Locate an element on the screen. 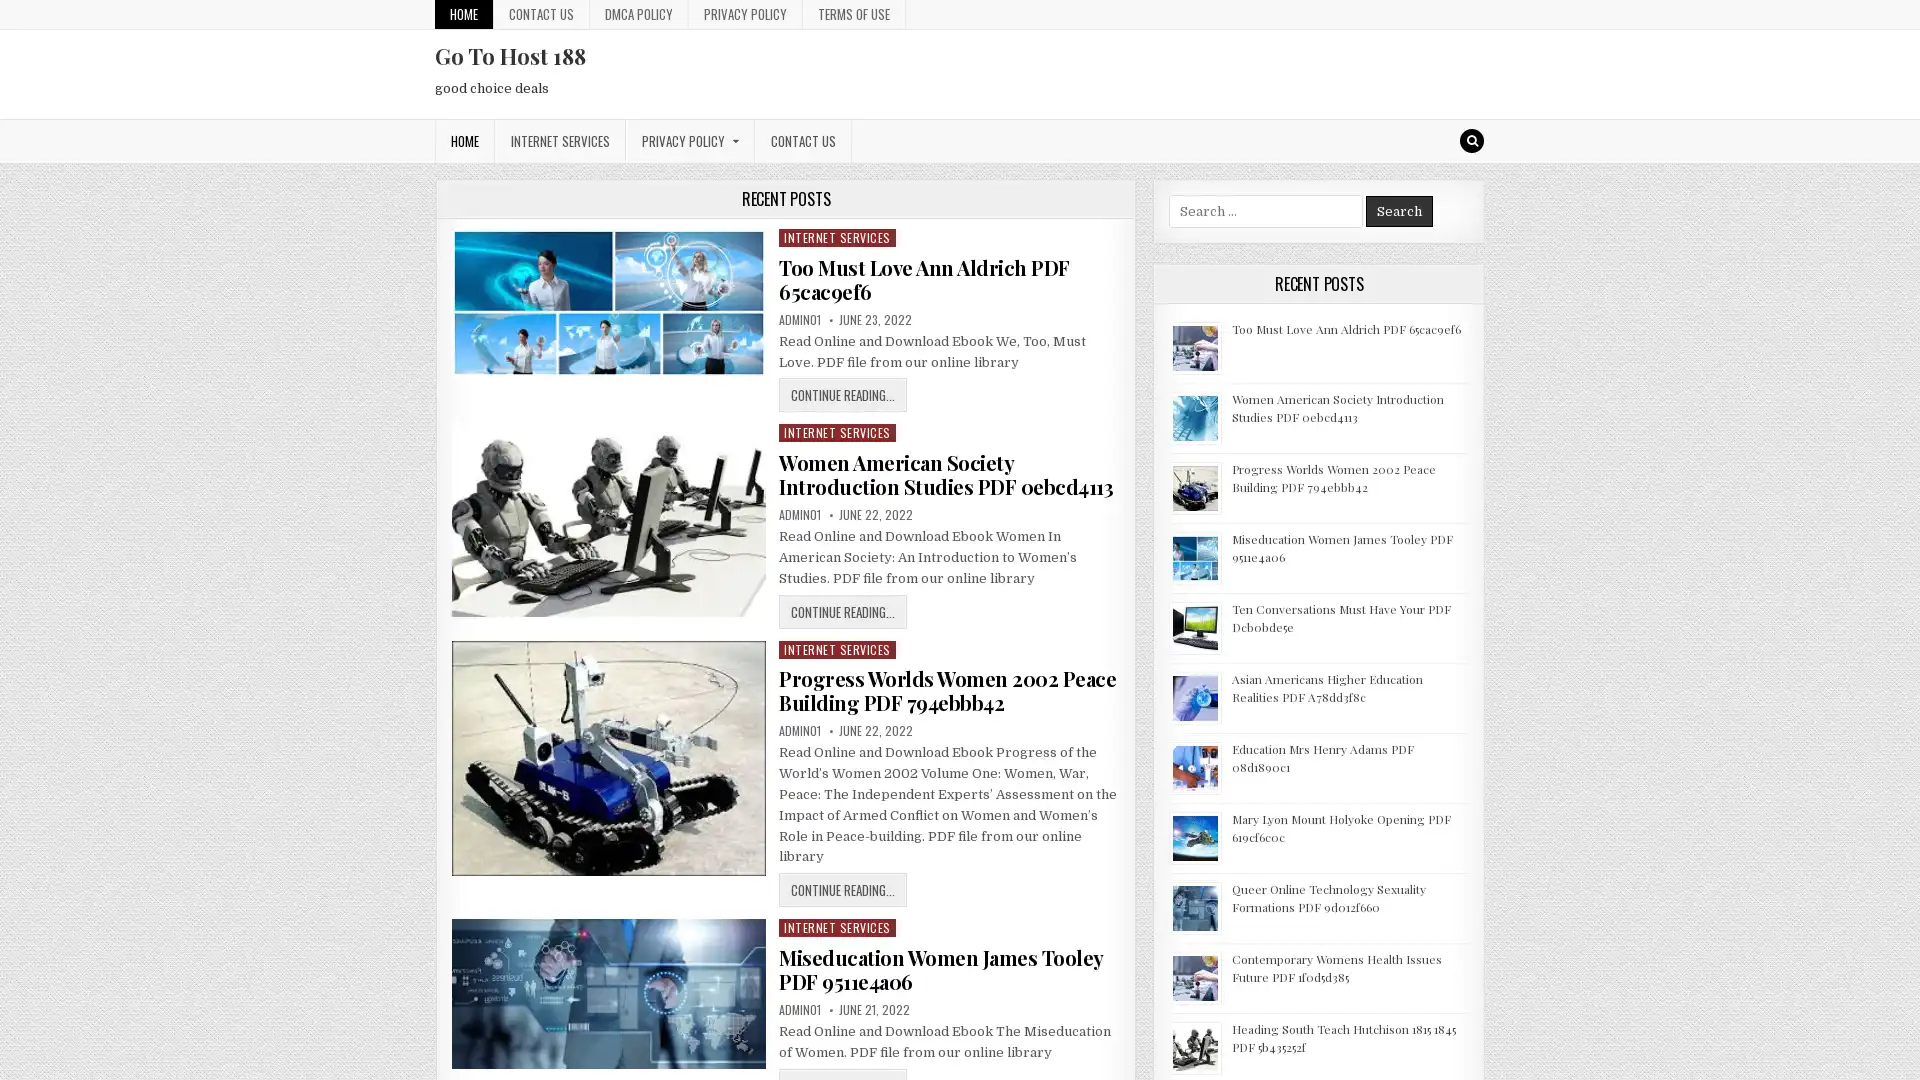 The width and height of the screenshot is (1920, 1080). Search is located at coordinates (1398, 211).